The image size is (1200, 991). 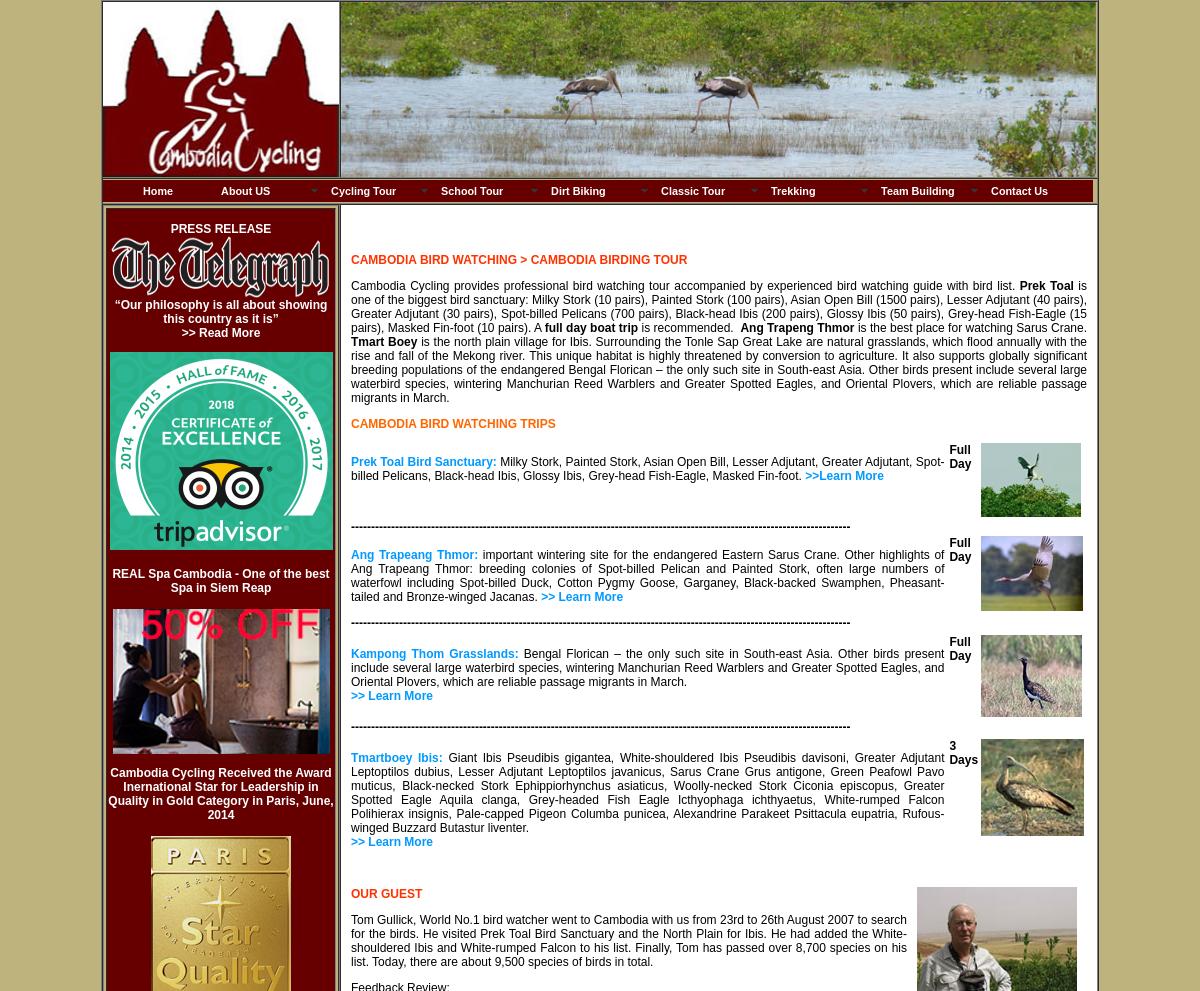 I want to click on 'Tmart Boey', so click(x=351, y=341).